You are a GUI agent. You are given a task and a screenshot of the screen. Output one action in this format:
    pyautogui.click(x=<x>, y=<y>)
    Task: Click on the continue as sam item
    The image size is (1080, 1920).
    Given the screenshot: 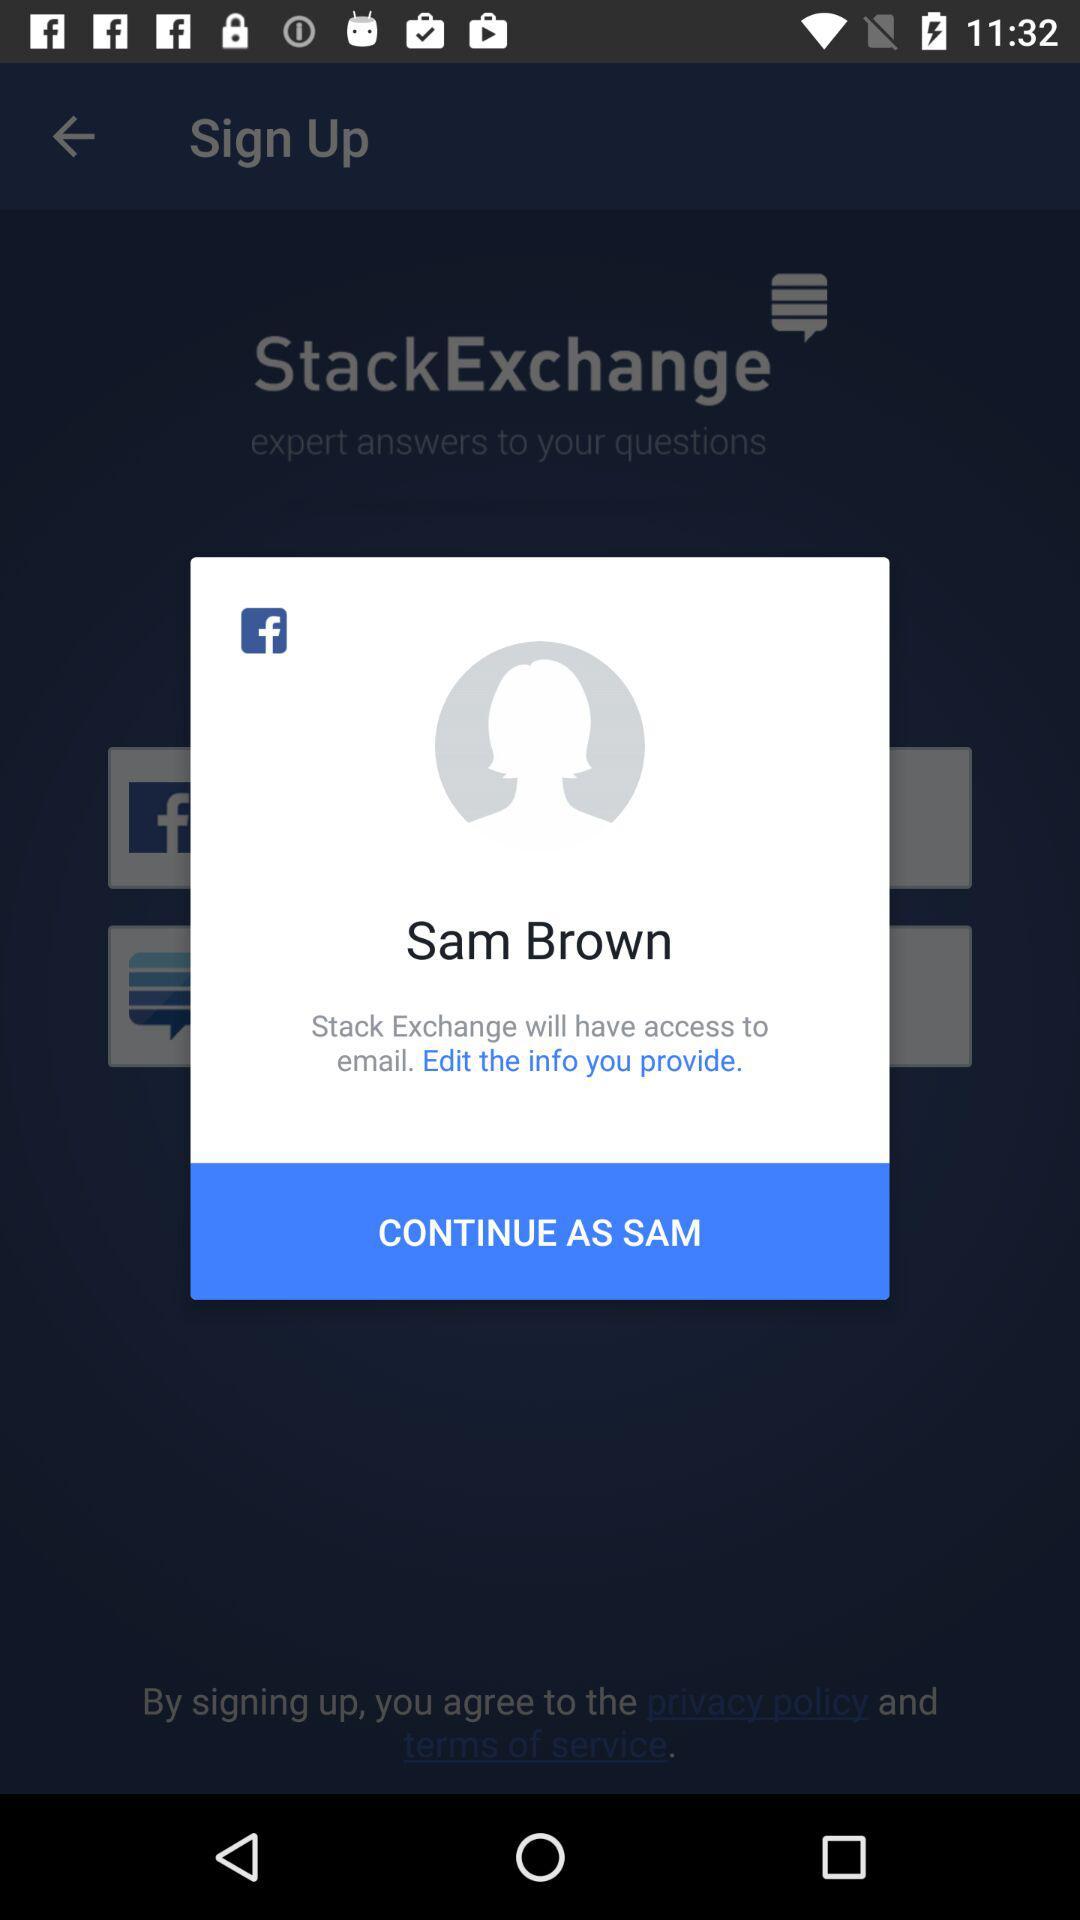 What is the action you would take?
    pyautogui.click(x=540, y=1230)
    